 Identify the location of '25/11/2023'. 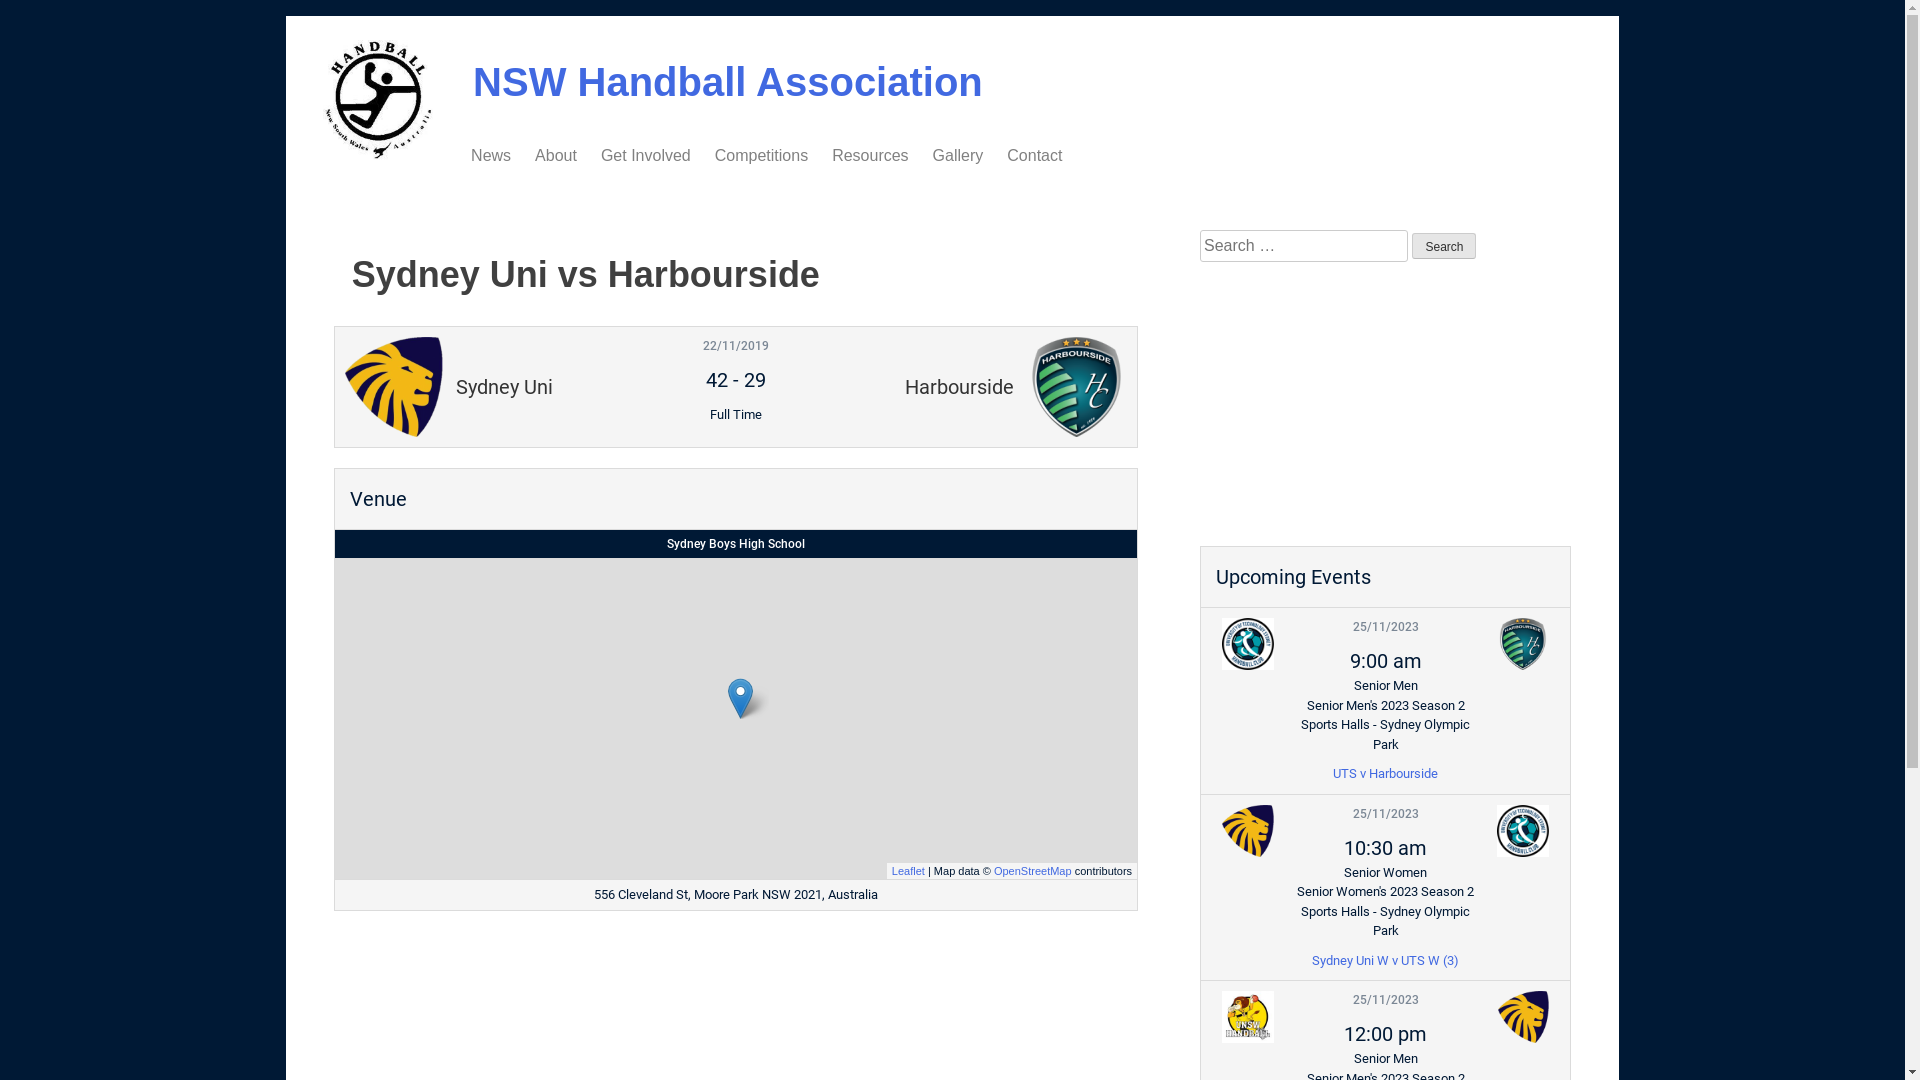
(1353, 813).